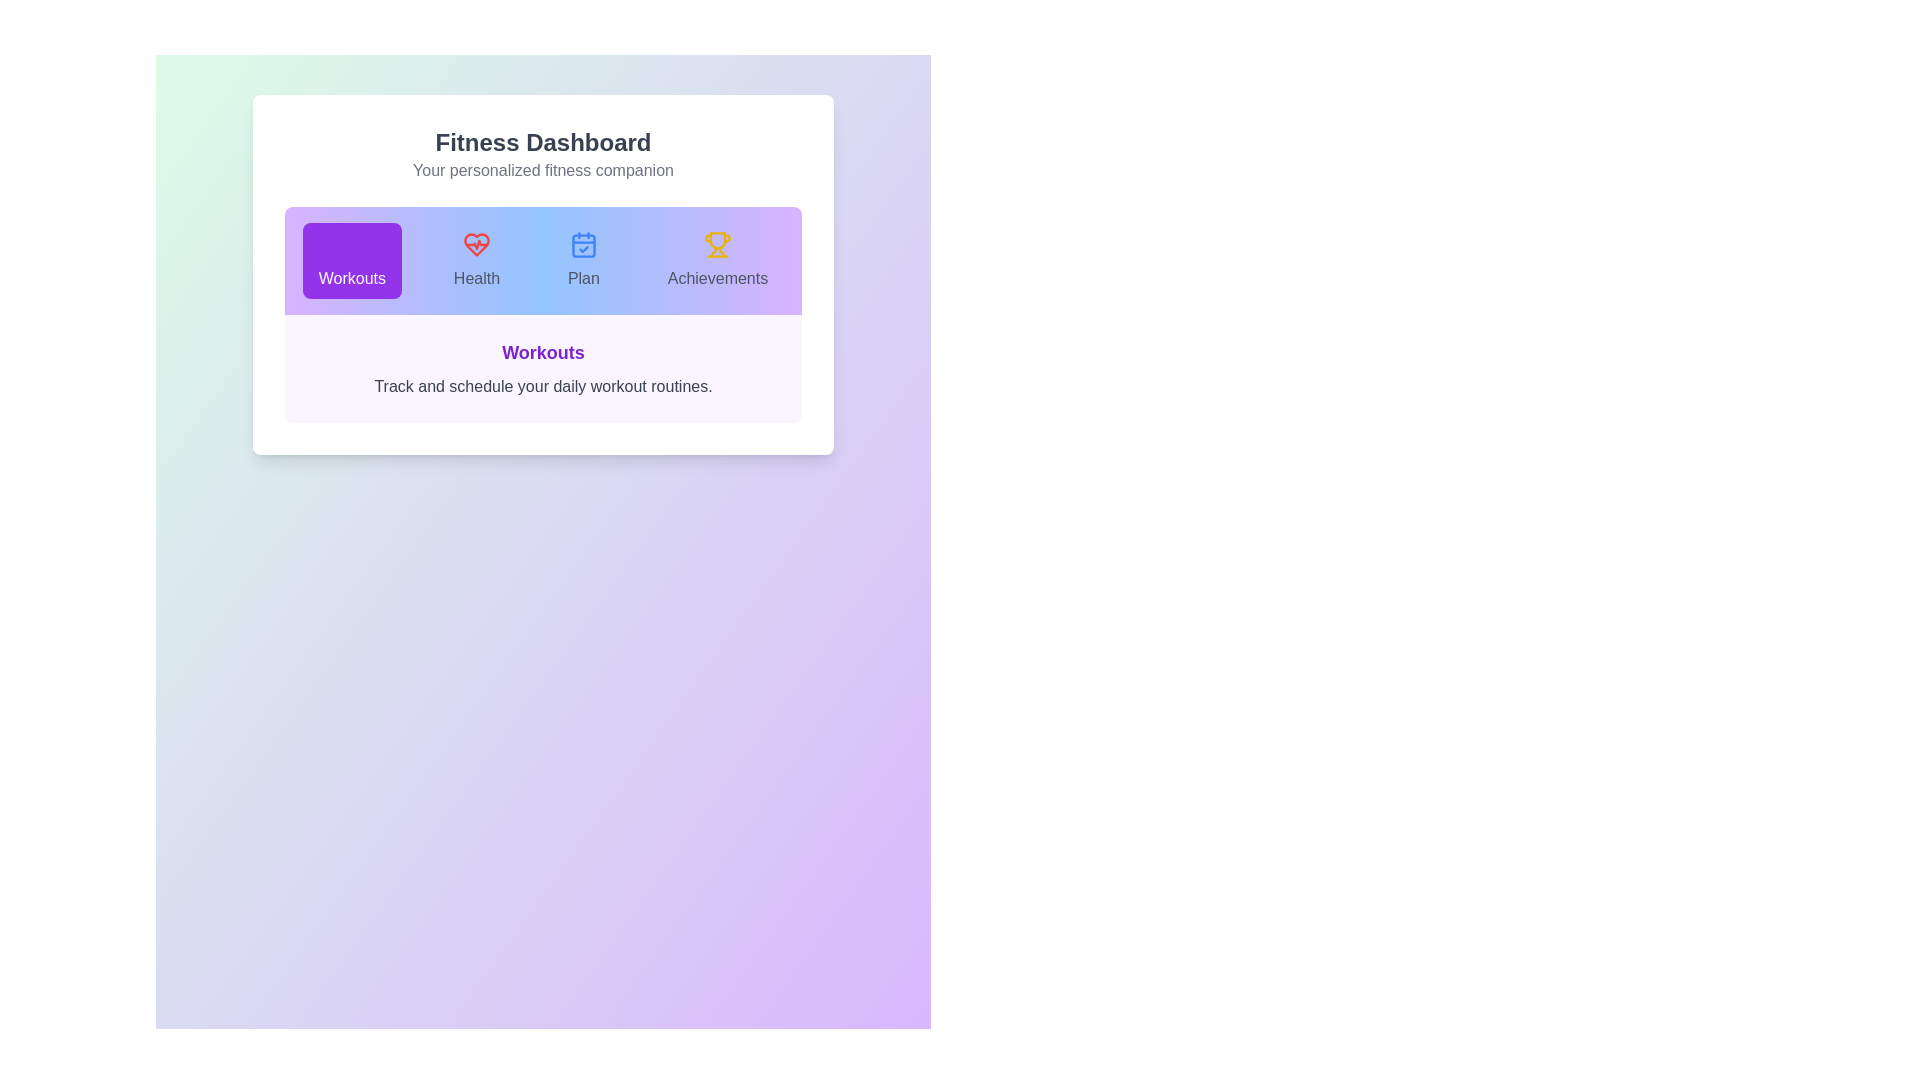 This screenshot has width=1920, height=1080. Describe the element at coordinates (352, 260) in the screenshot. I see `the tab icon corresponding to Workouts` at that location.